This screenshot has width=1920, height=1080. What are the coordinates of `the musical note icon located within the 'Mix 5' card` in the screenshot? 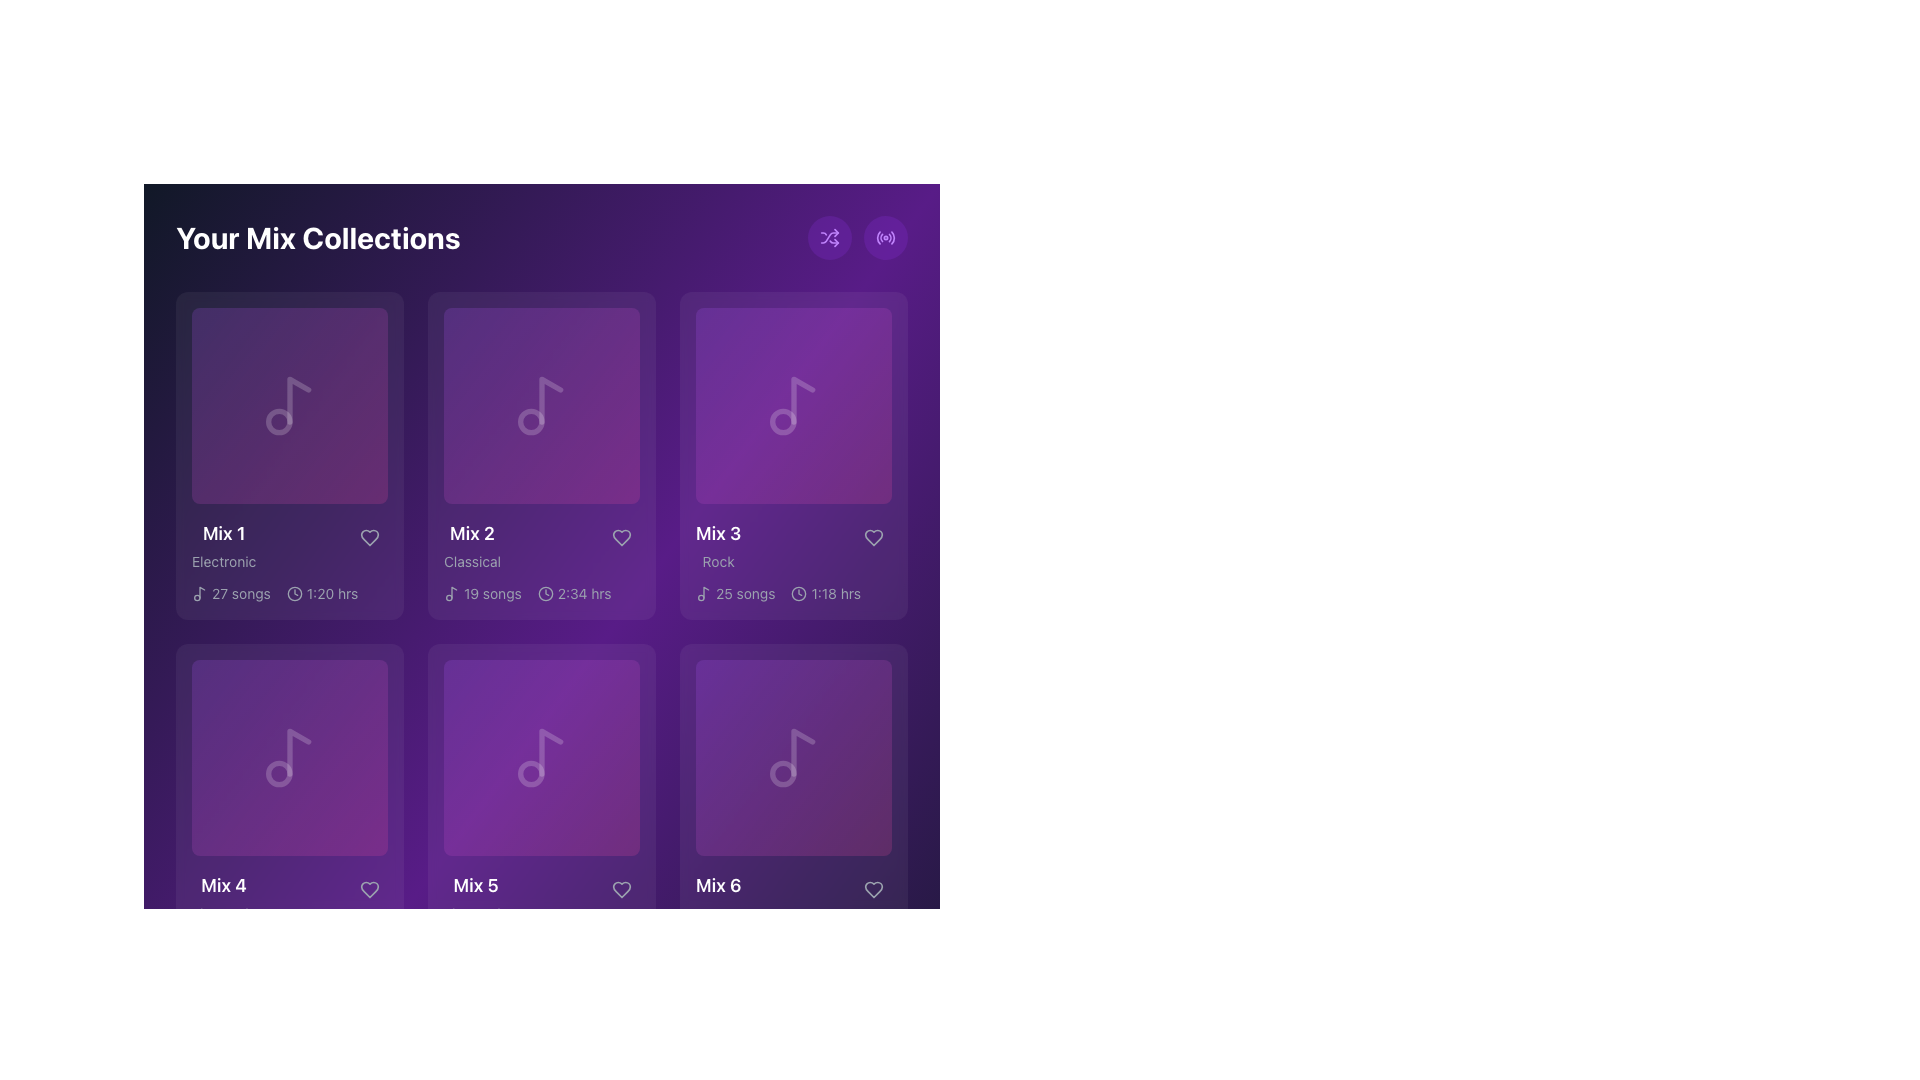 It's located at (551, 752).